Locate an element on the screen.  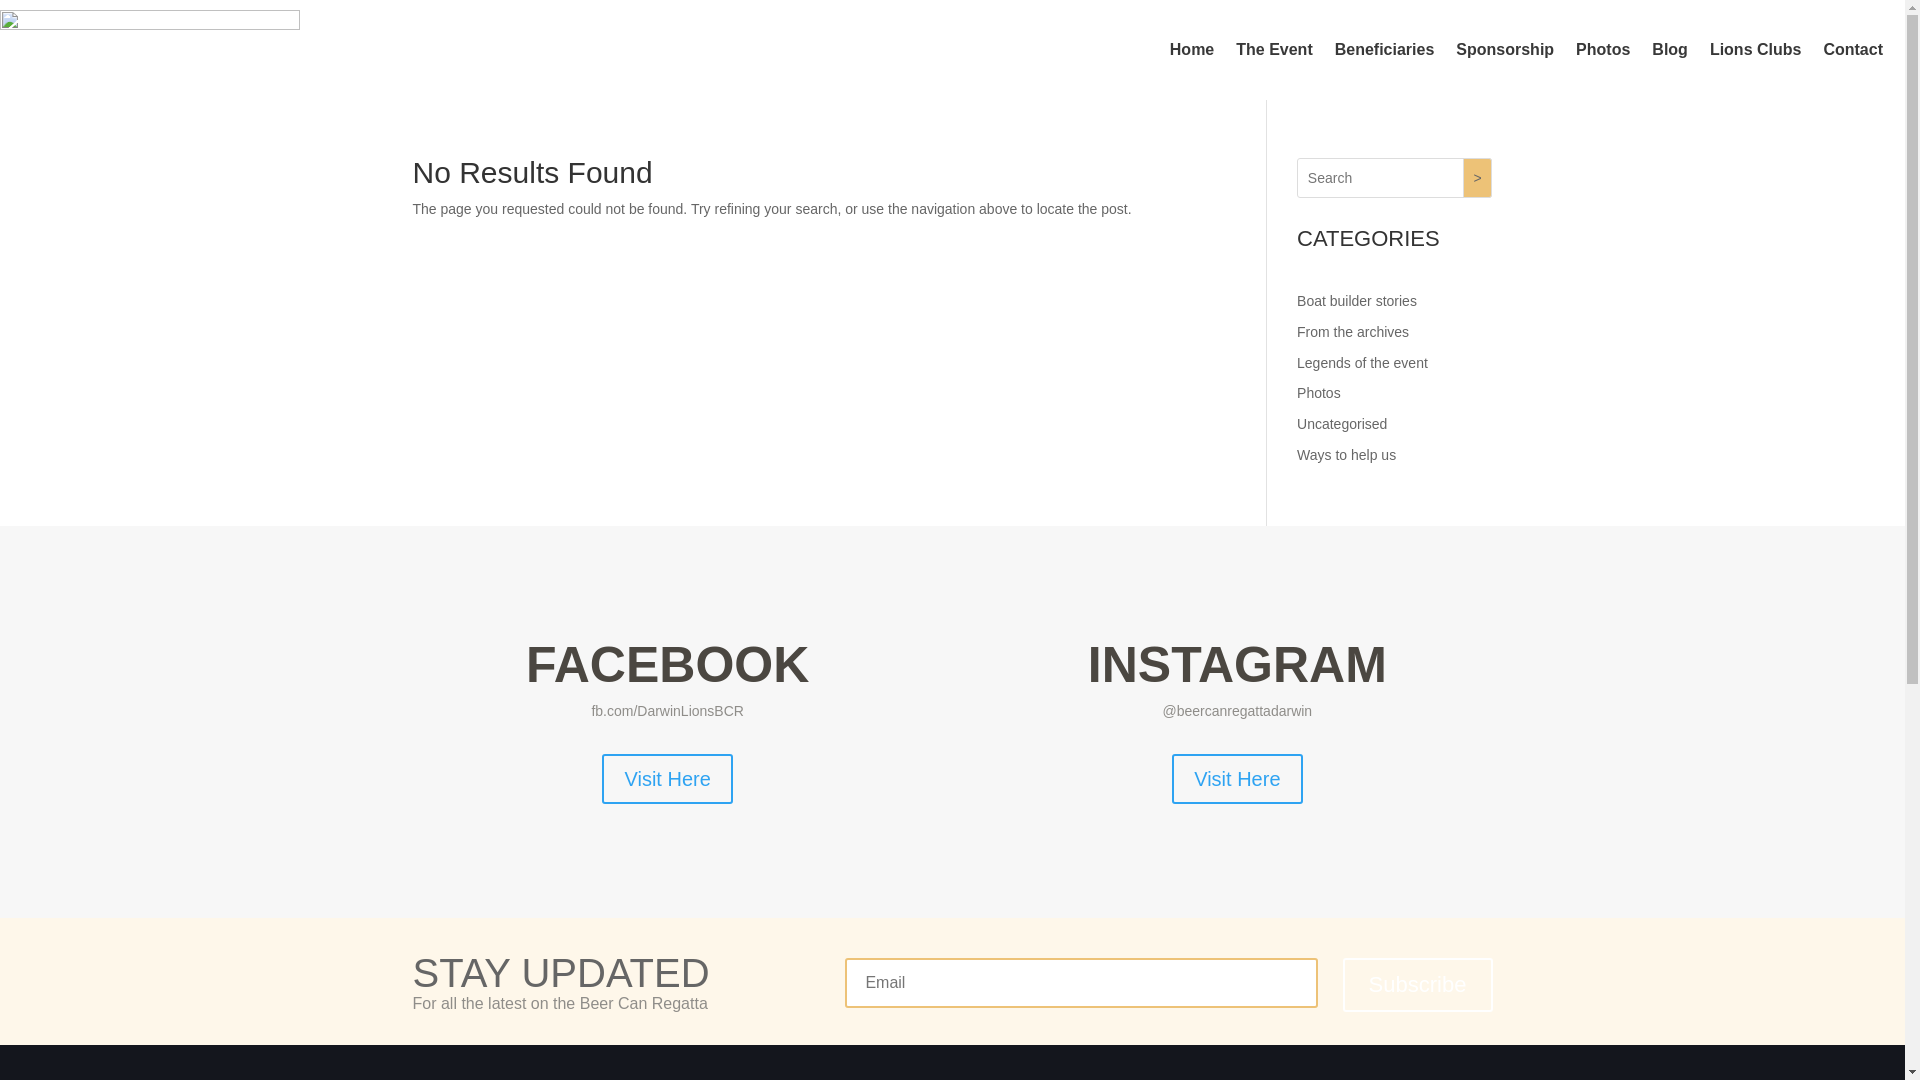
'Uncategorised' is located at coordinates (1342, 423).